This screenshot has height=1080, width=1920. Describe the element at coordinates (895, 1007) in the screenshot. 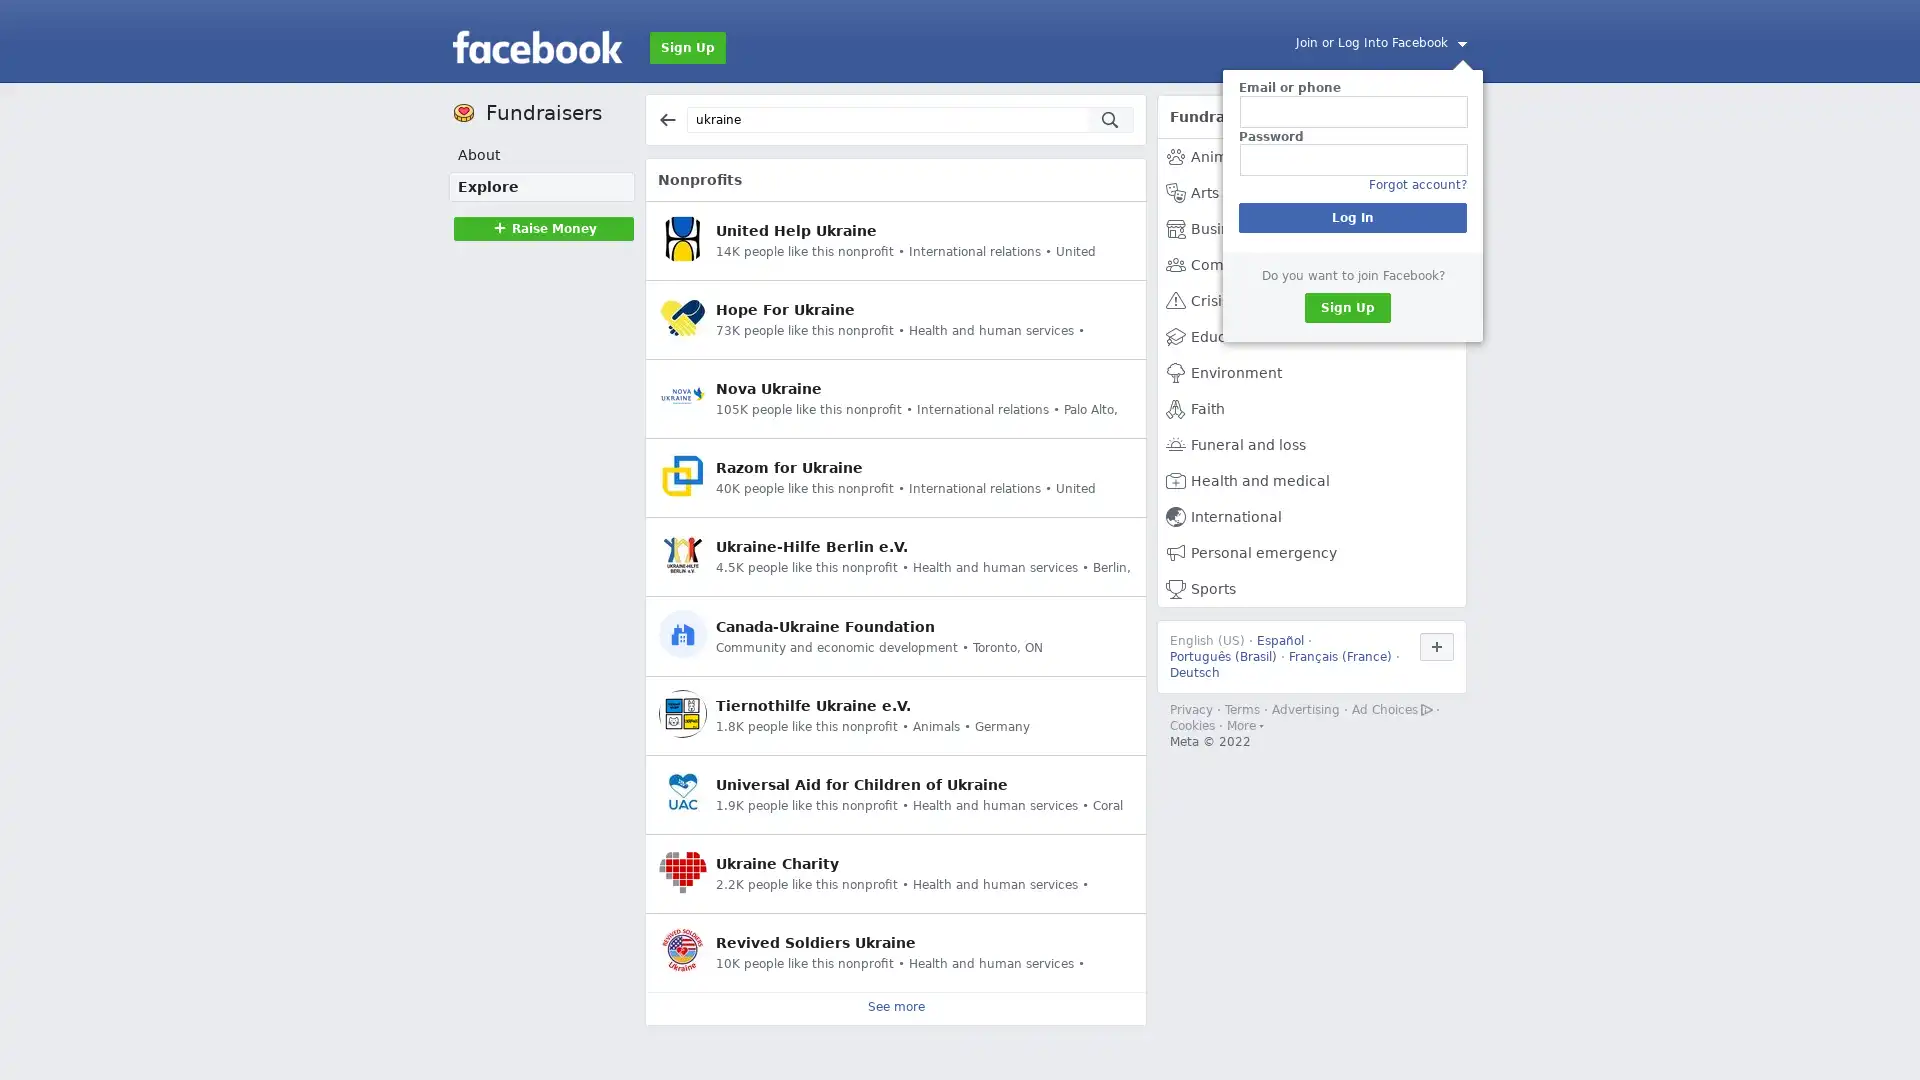

I see `See more` at that location.